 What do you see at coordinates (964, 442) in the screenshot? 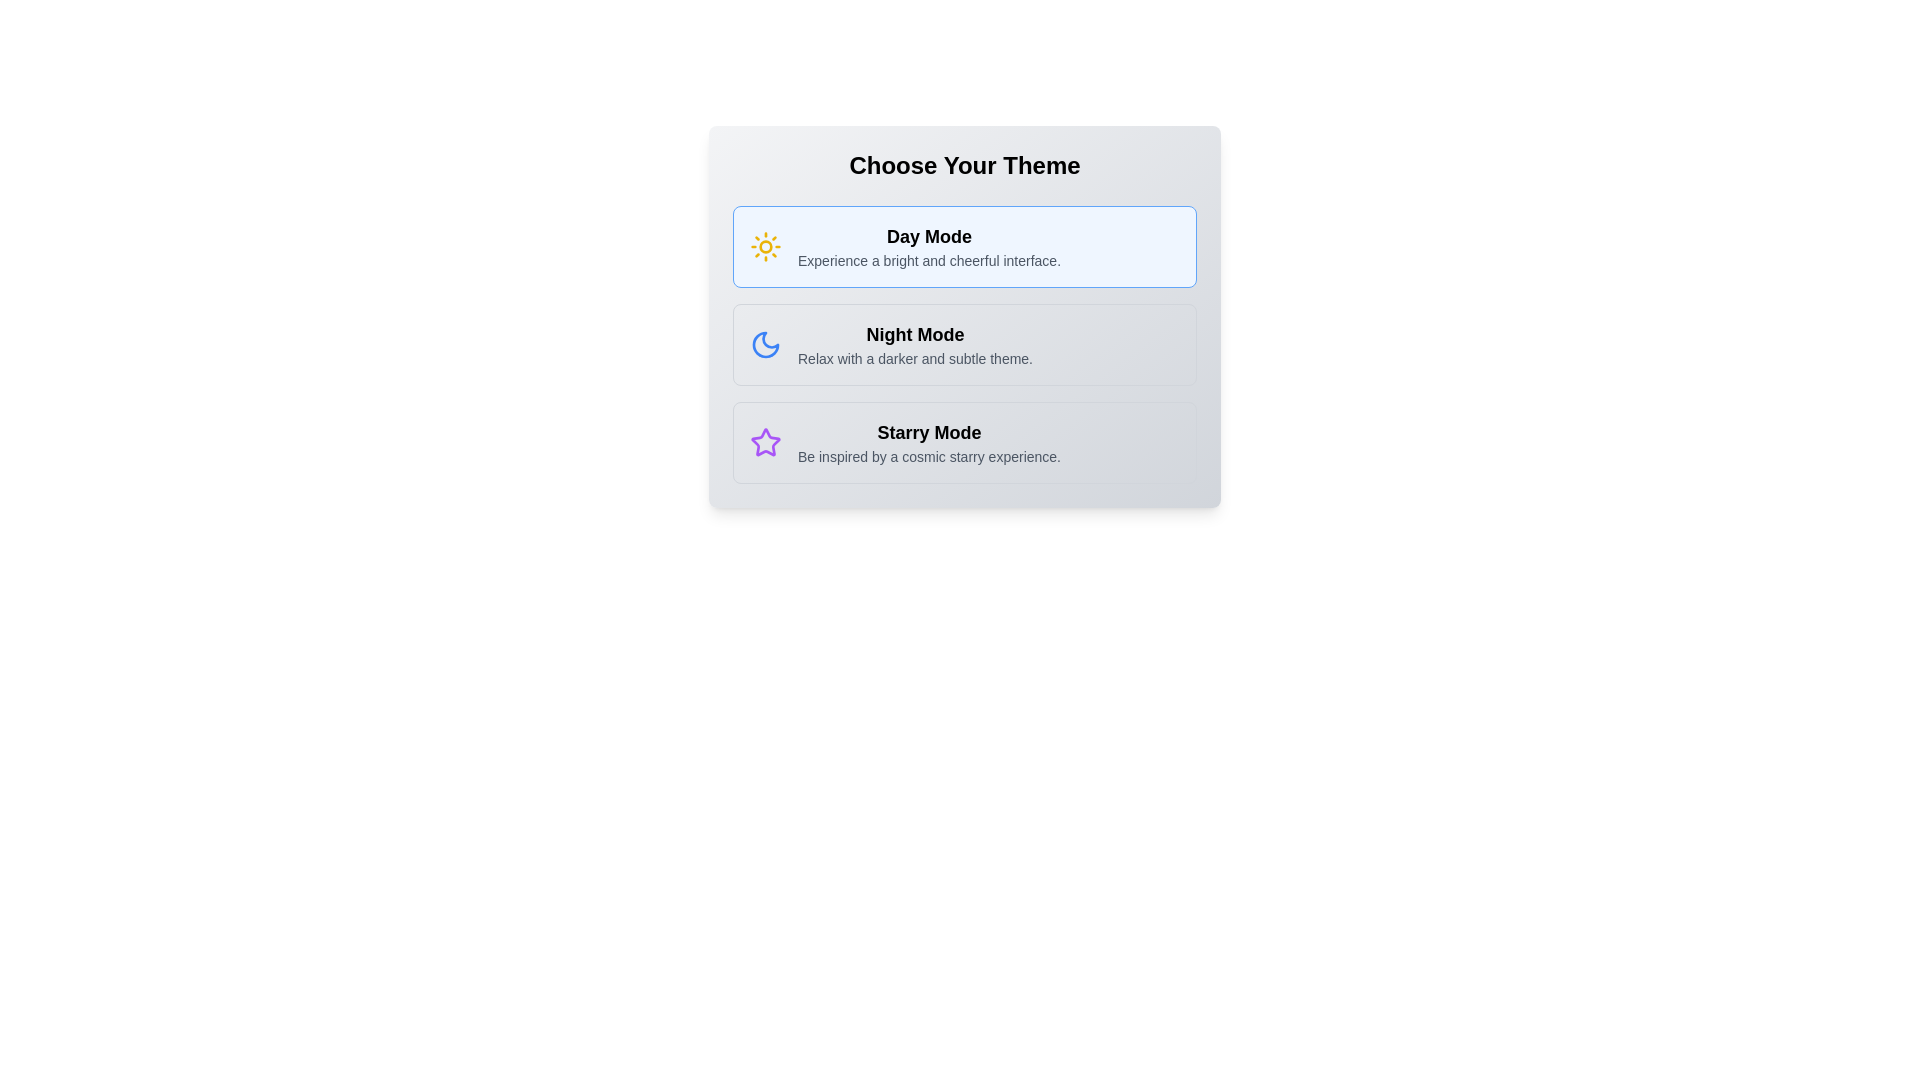
I see `the 'Starry Mode' theme option informative card, which is the third card in a vertical arrangement of three options` at bounding box center [964, 442].